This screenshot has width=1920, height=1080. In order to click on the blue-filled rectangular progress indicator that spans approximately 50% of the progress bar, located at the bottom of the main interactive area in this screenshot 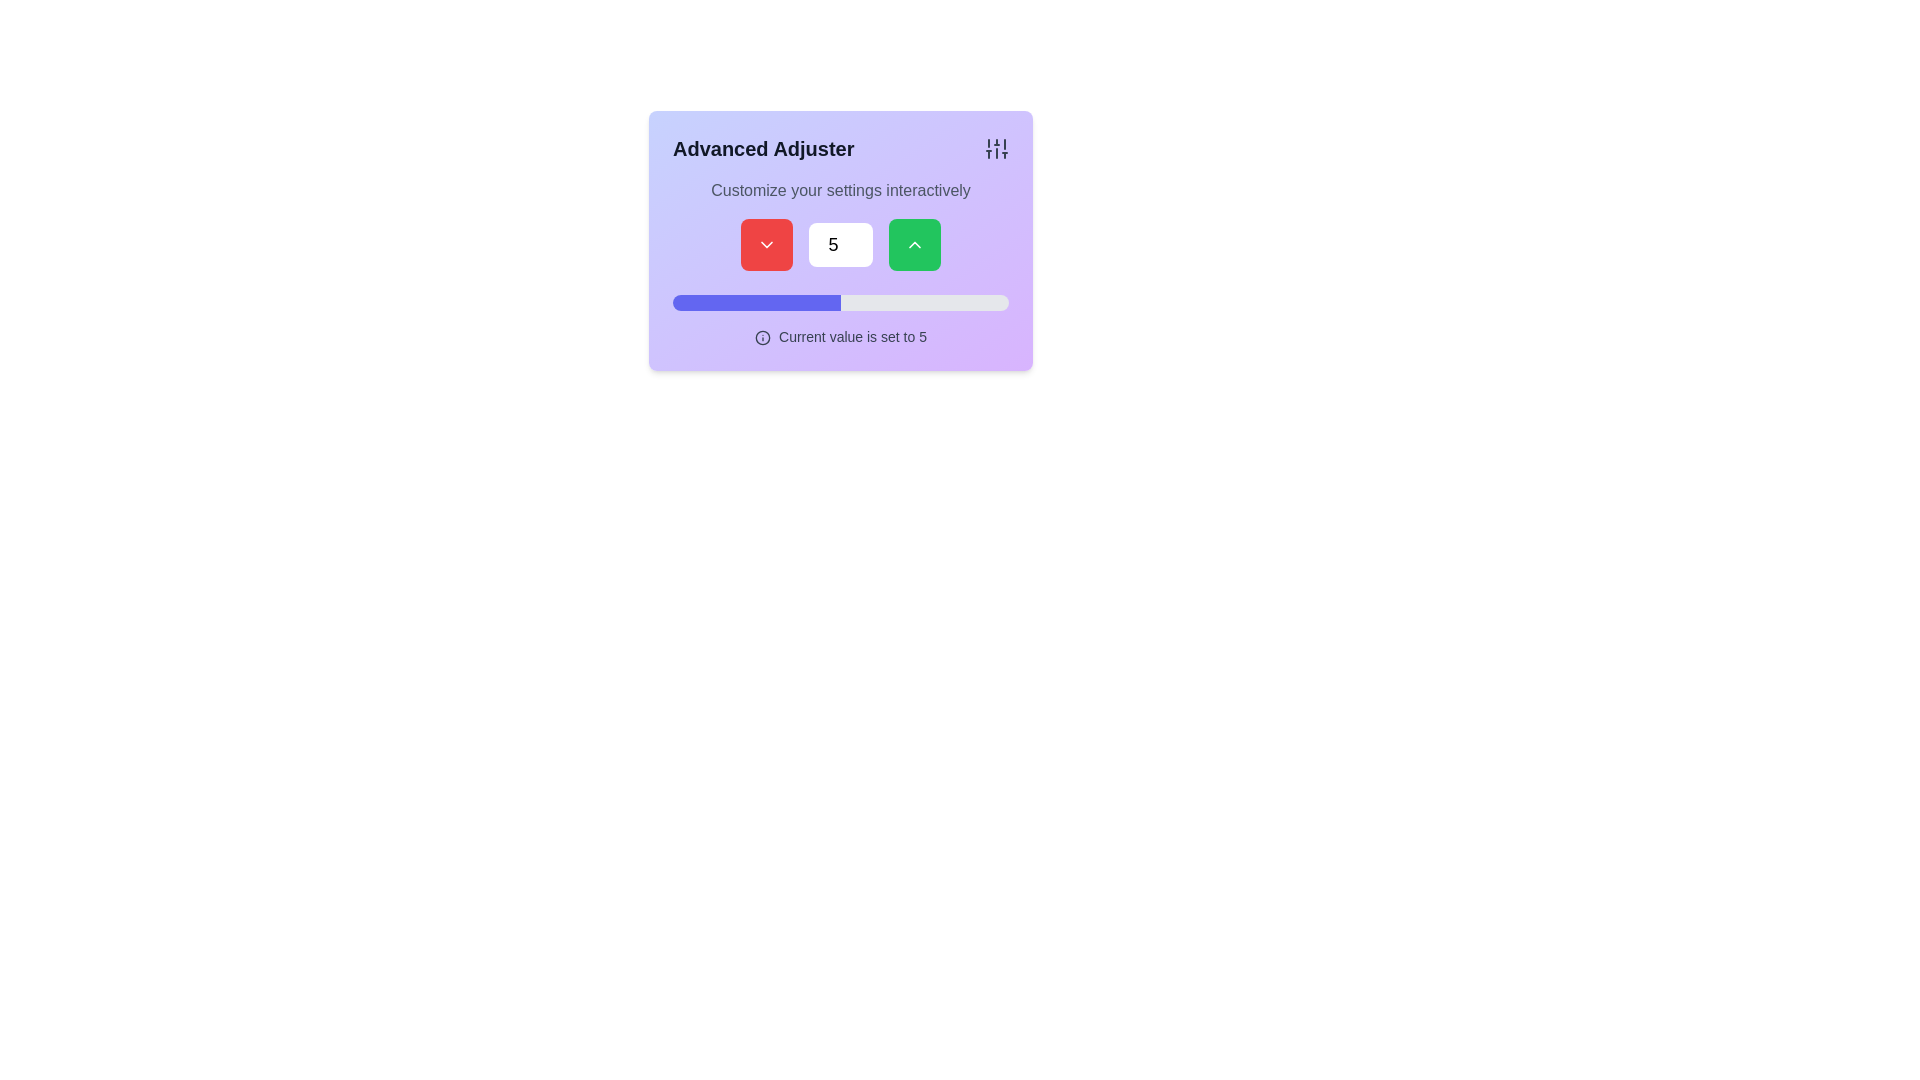, I will do `click(756, 303)`.